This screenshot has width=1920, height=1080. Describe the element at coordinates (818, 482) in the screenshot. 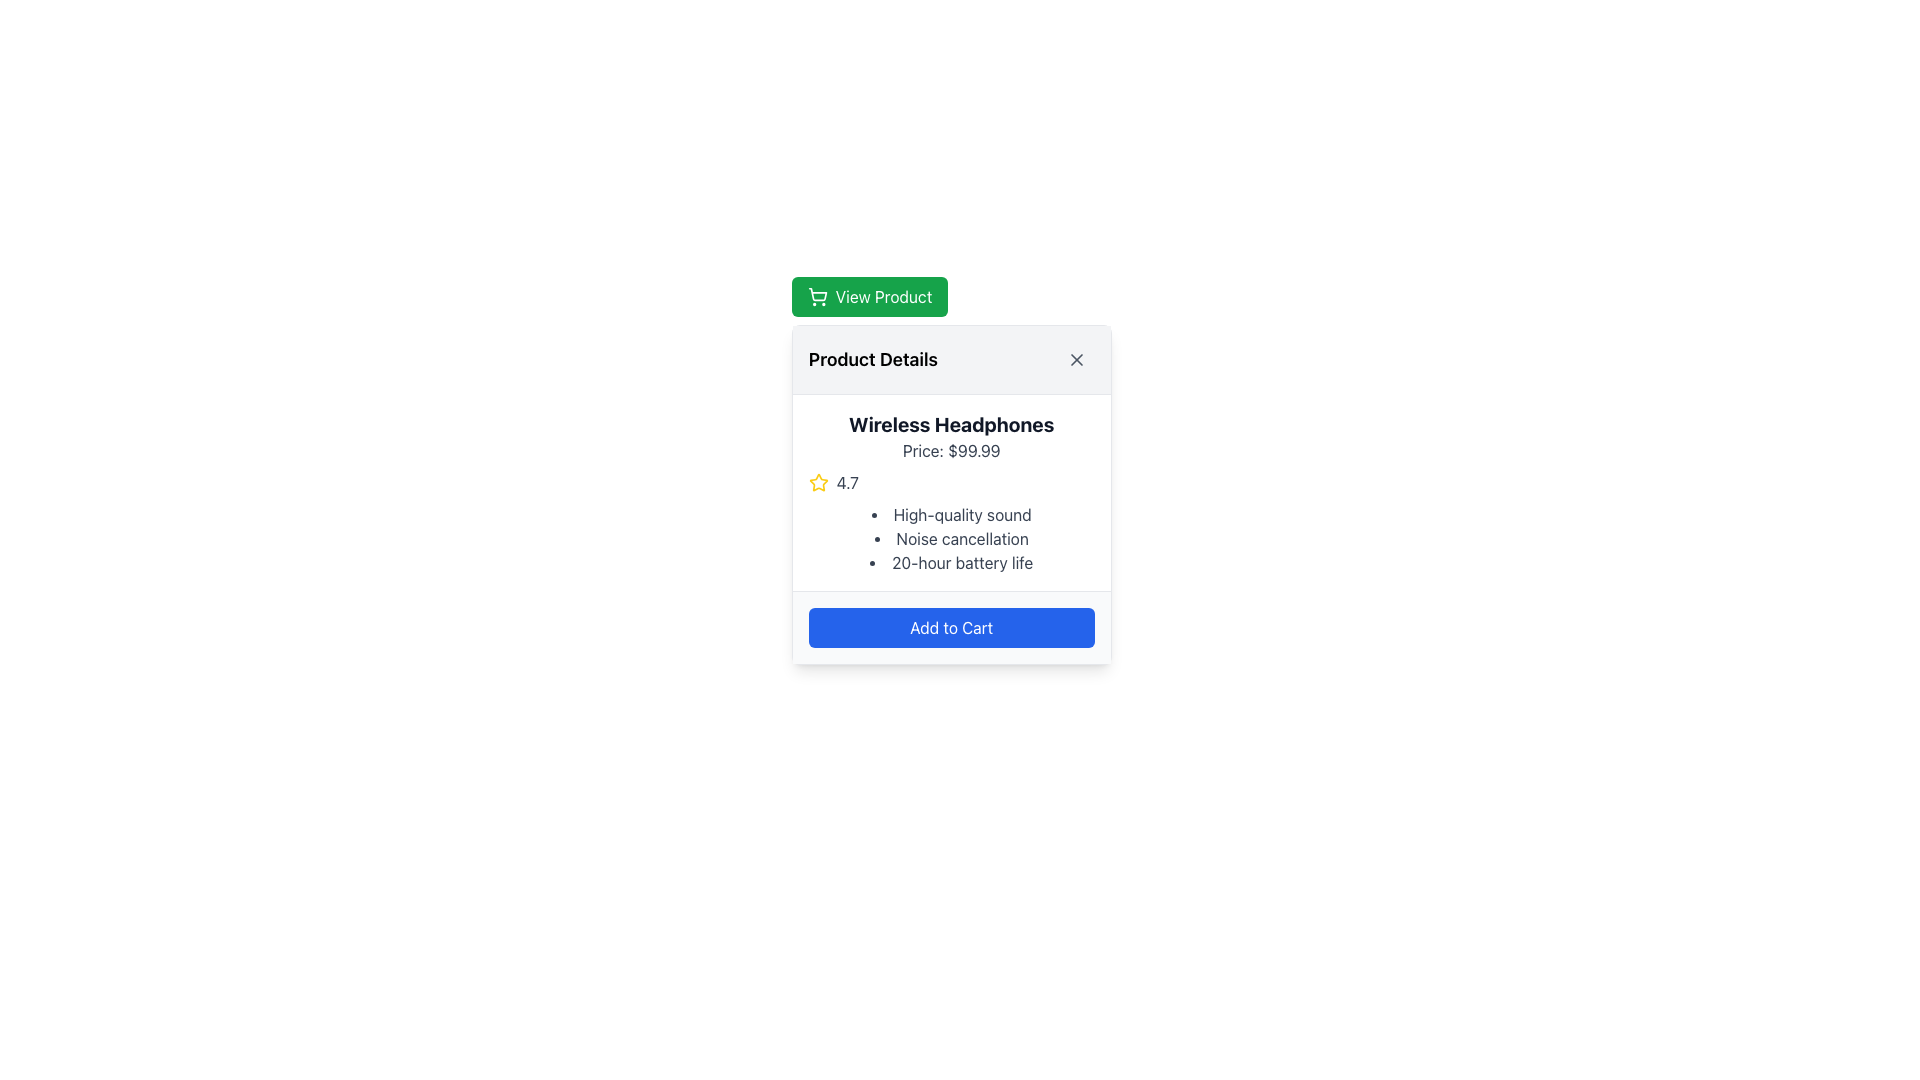

I see `the yellow star-shaped icon with a hollow center located inside the 'Product Details' dialog box, to the left of the numerical rating (4.7)` at that location.